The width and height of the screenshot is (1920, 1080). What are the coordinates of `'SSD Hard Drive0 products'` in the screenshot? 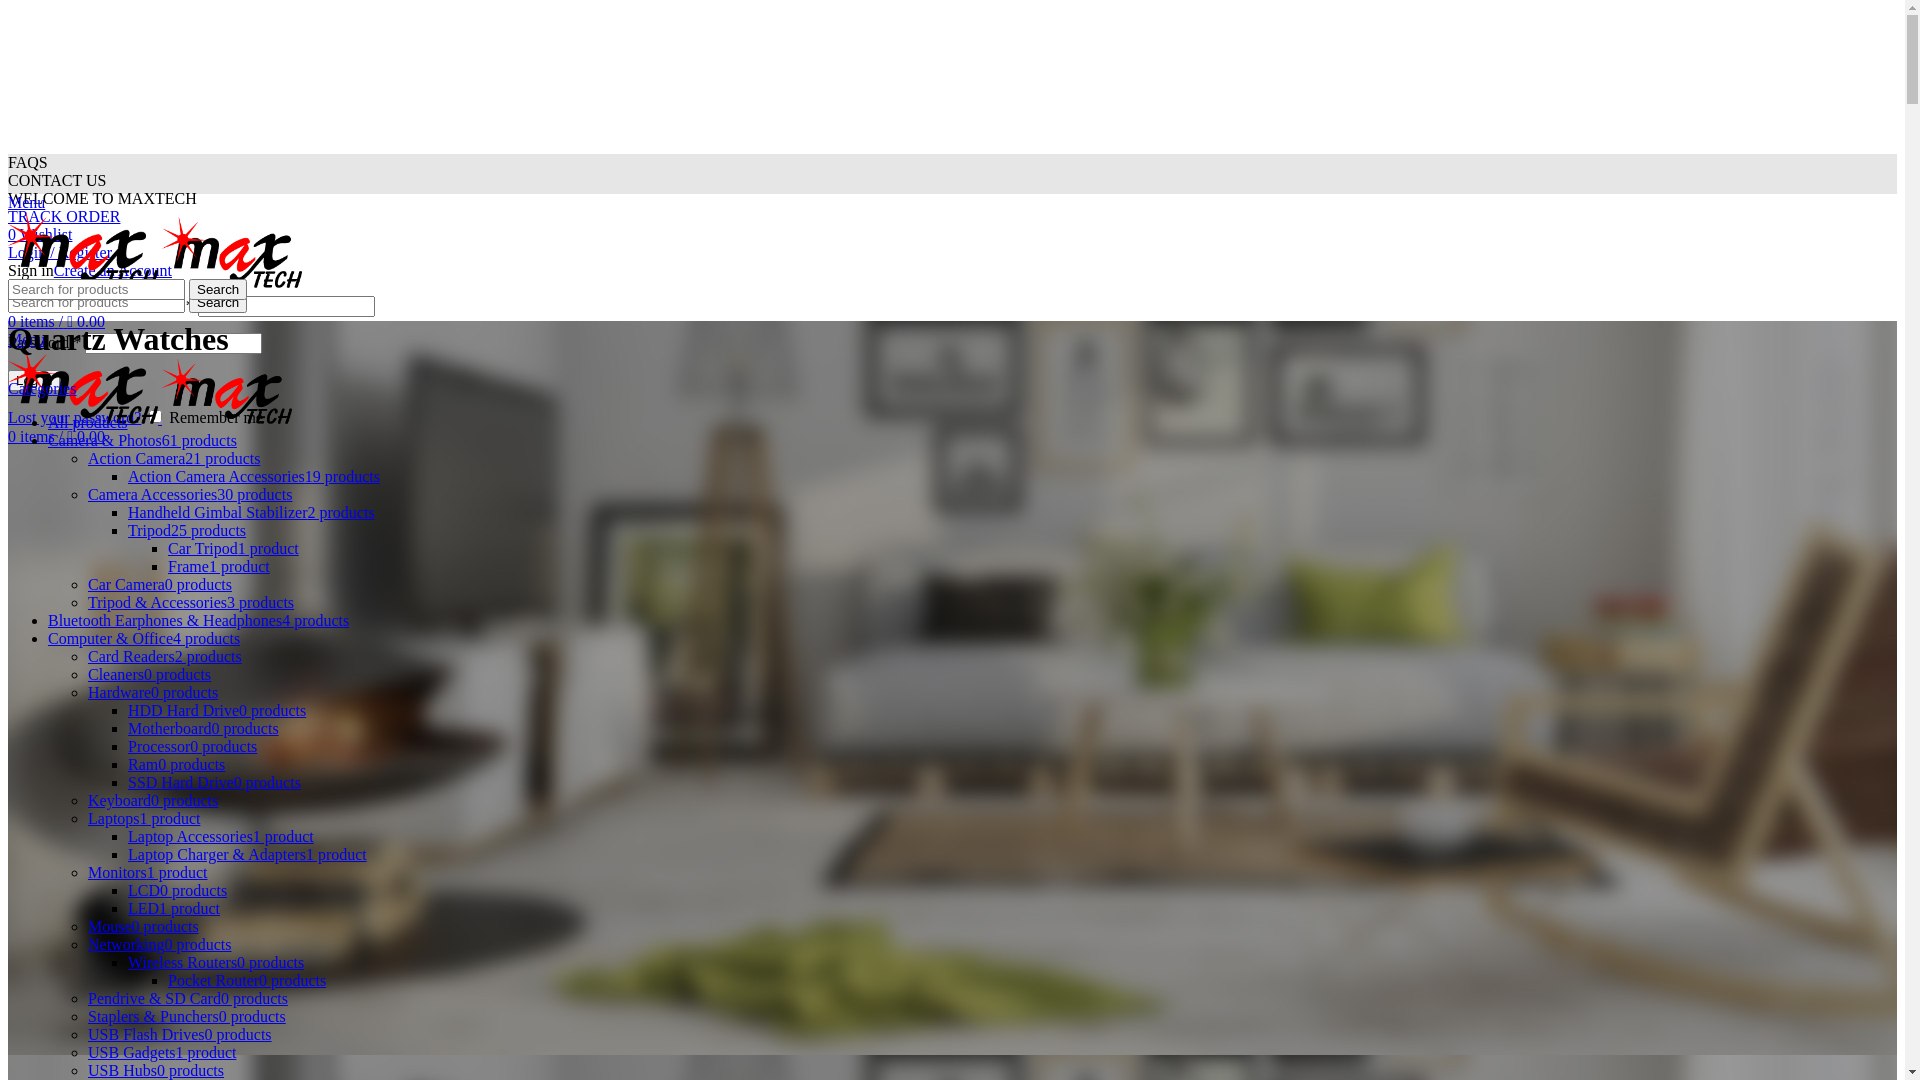 It's located at (214, 781).